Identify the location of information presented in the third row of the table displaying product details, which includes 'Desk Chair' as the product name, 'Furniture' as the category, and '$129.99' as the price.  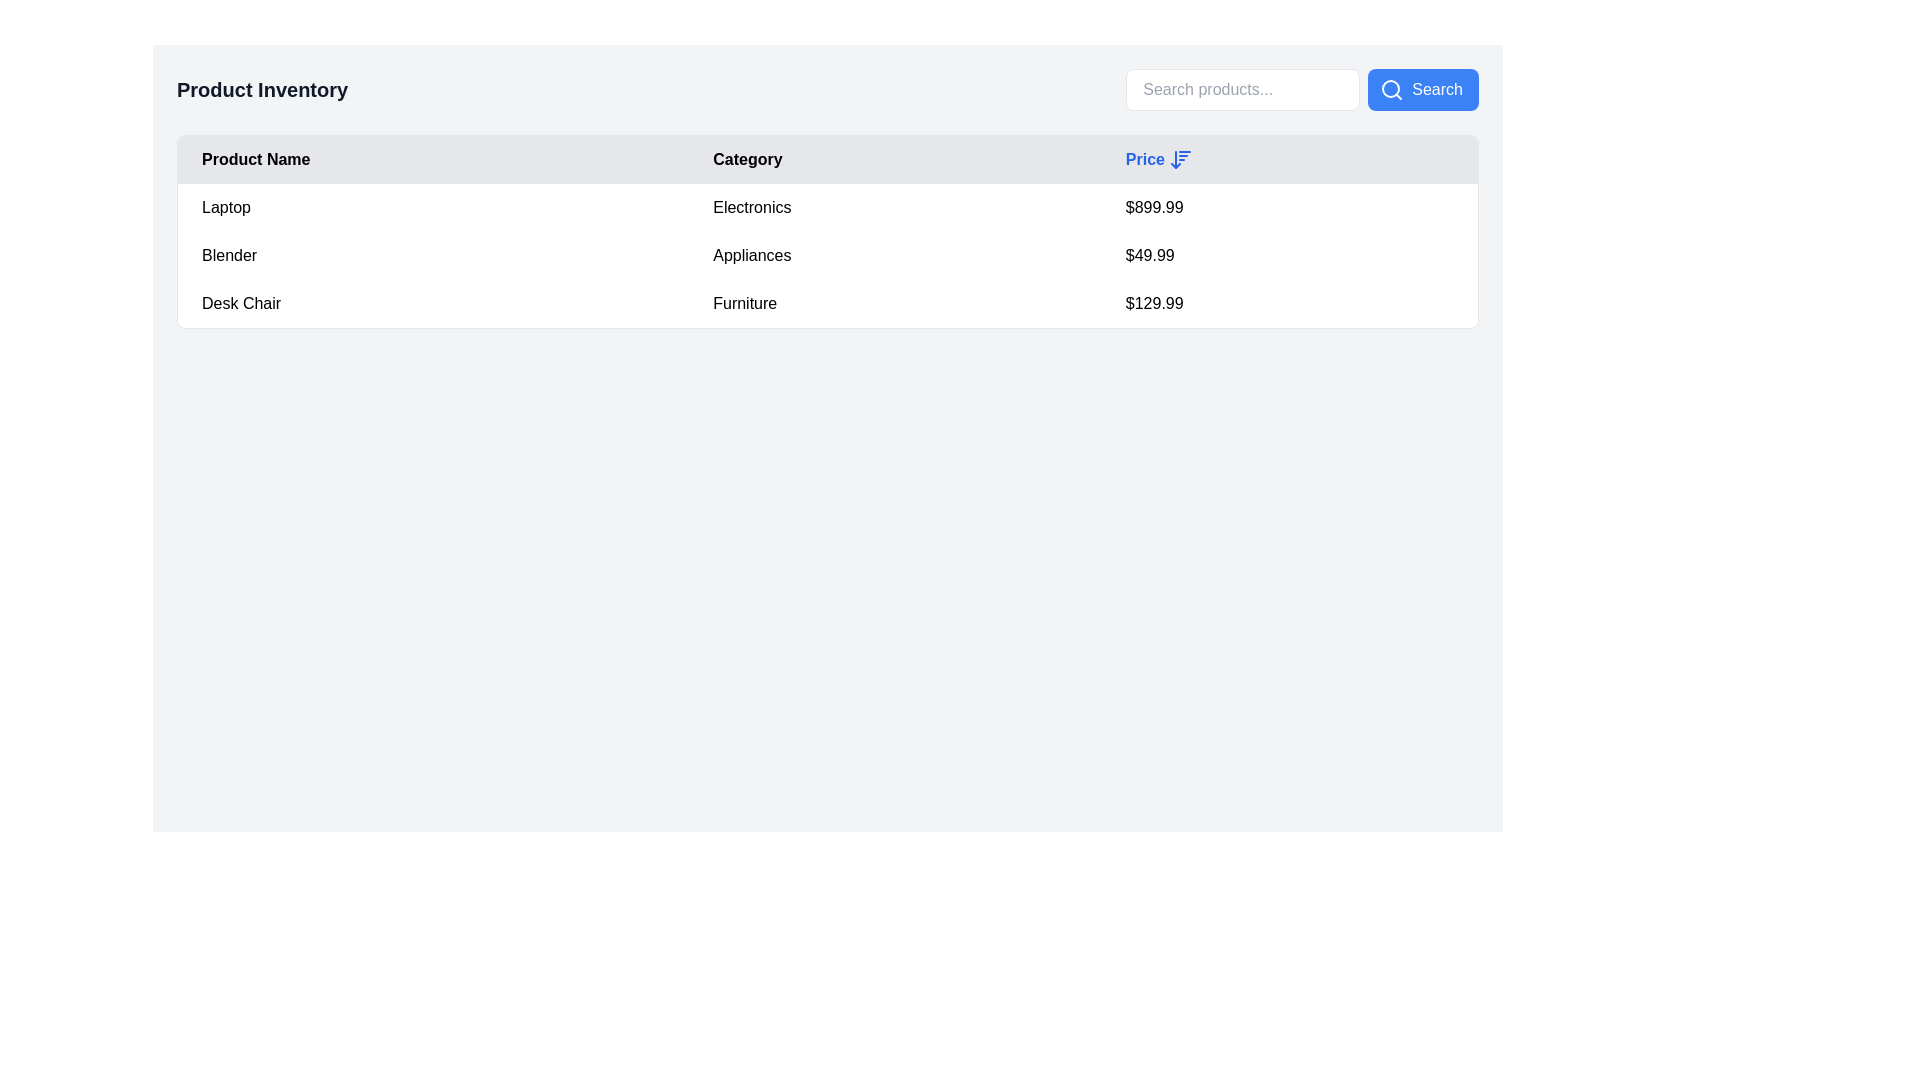
(828, 304).